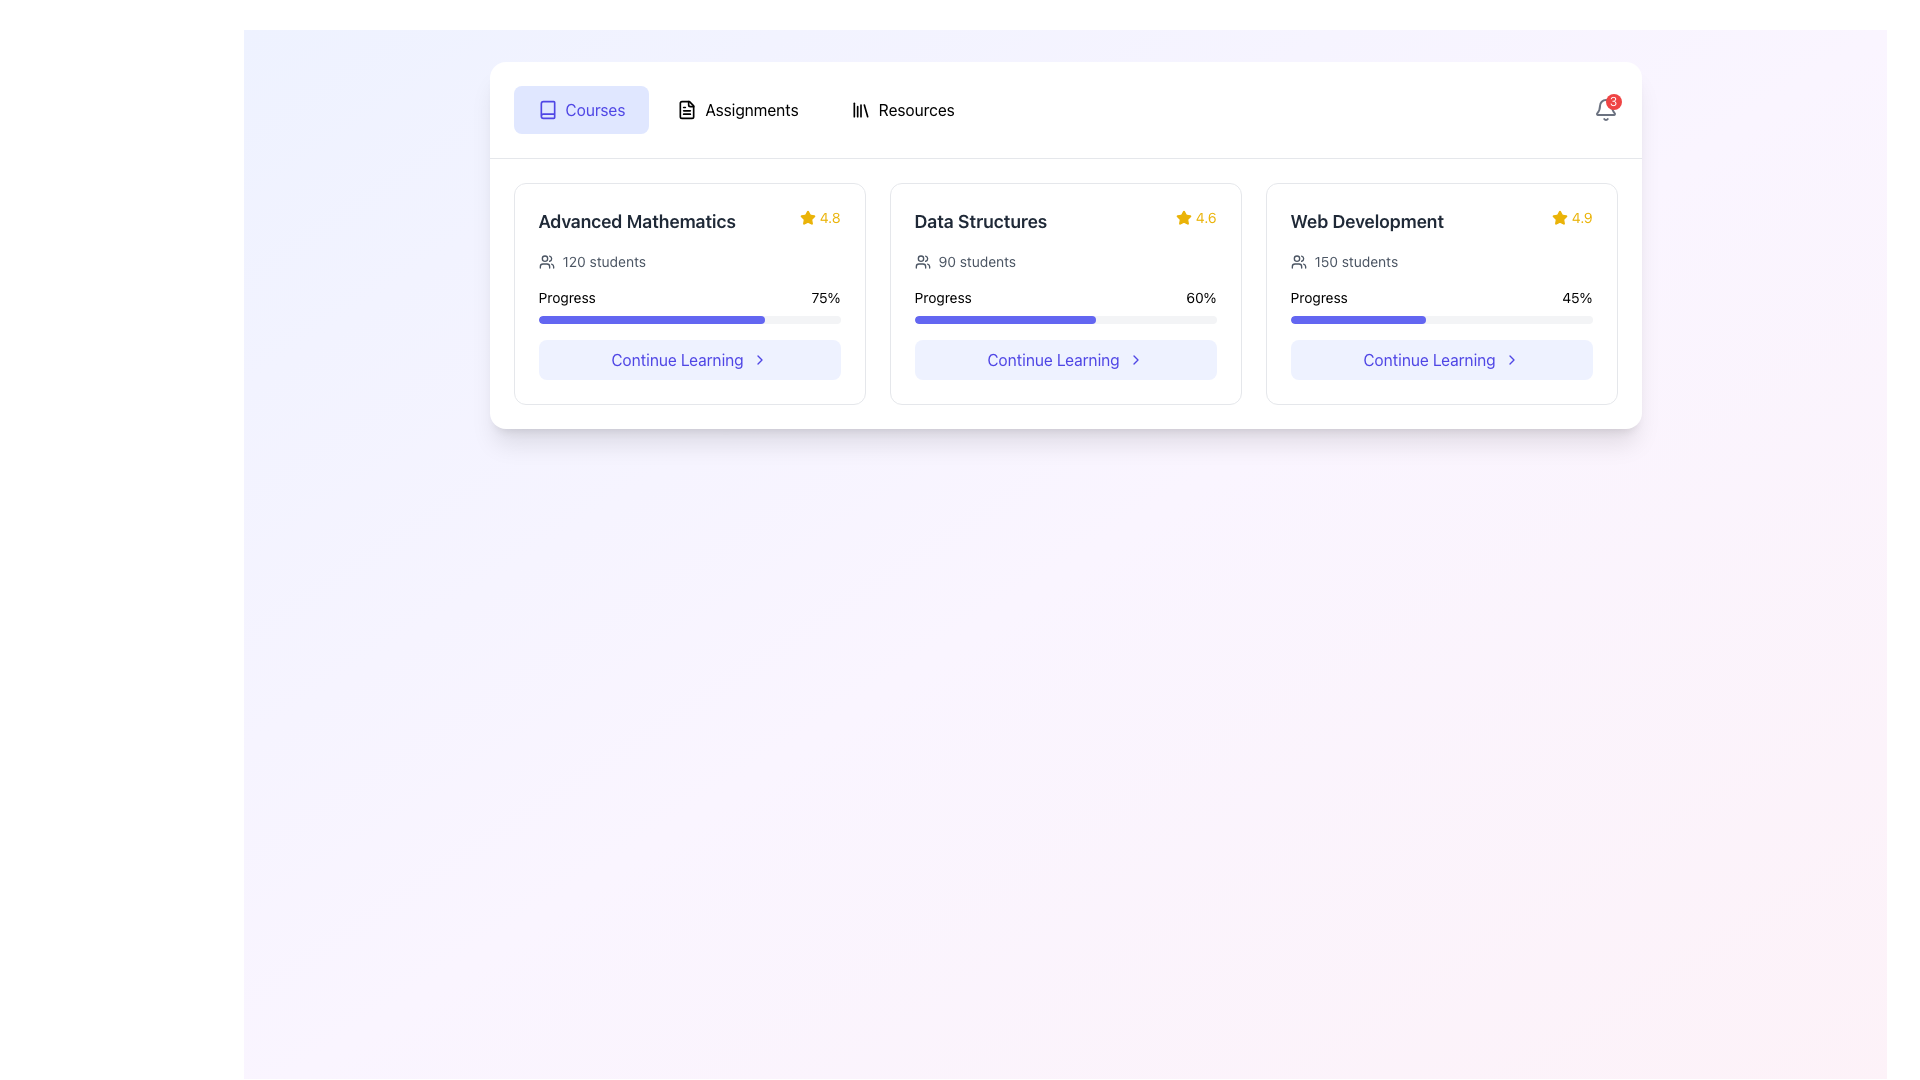 This screenshot has height=1080, width=1920. I want to click on the 'Assignments' tab in the navigation menu located in the upper middle section of the interface, just below the header, between the notification icon on the right and white space on the left, so click(745, 110).